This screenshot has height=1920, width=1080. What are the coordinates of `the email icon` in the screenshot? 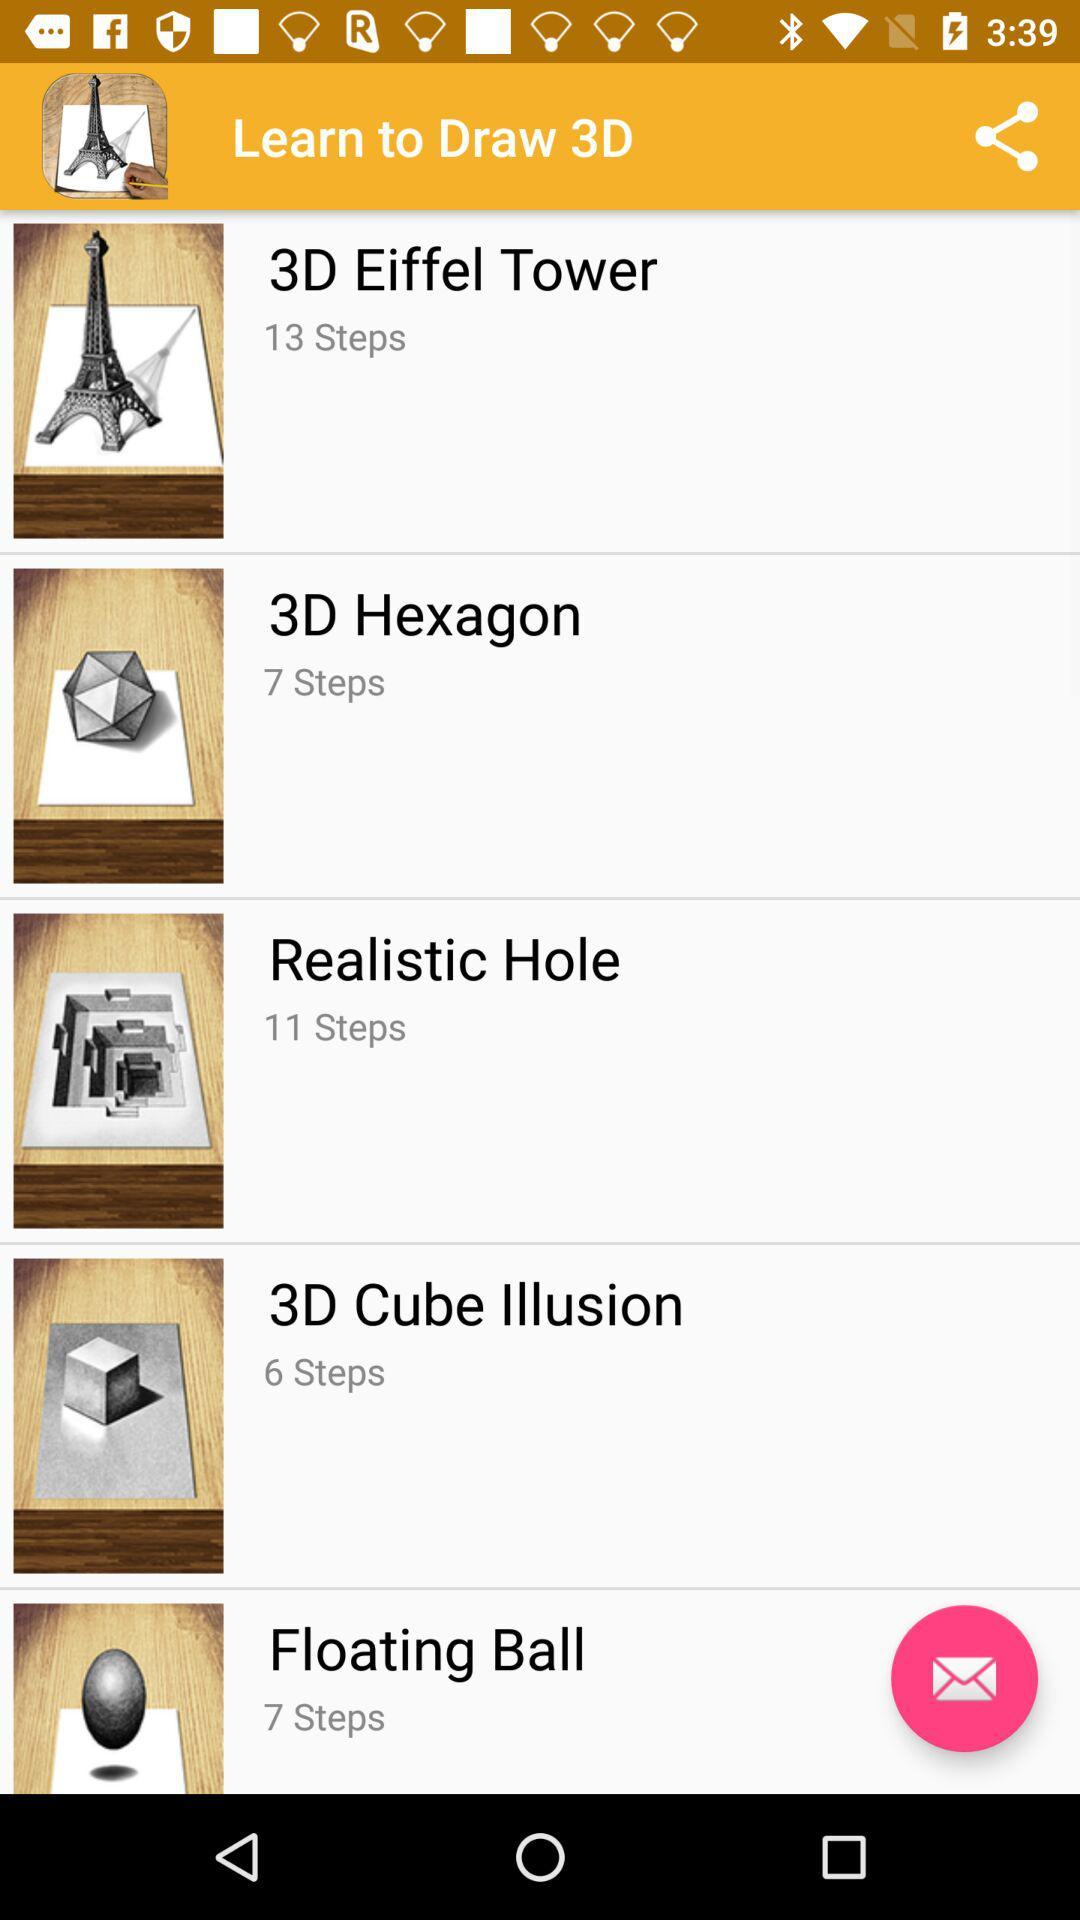 It's located at (963, 1678).